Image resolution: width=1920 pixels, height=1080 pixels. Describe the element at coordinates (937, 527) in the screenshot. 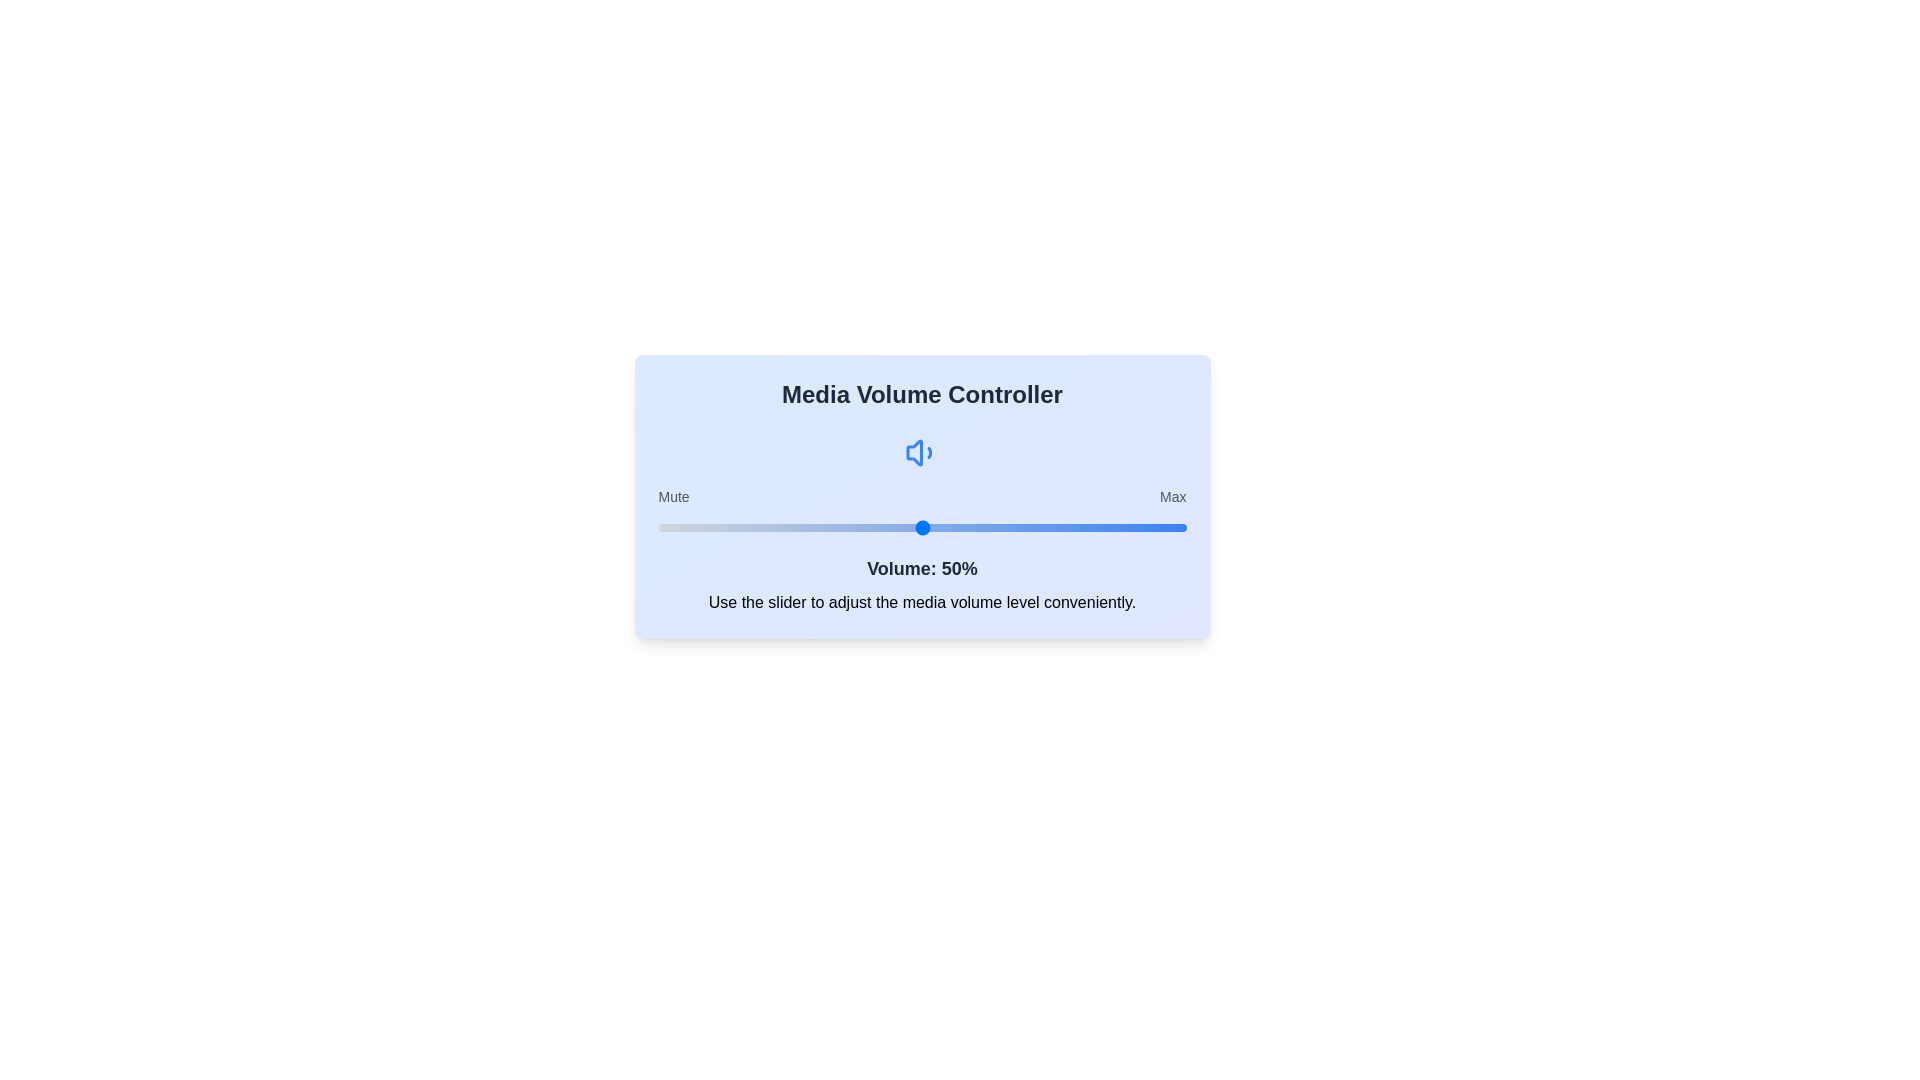

I see `the volume to 53% by adjusting the slider` at that location.